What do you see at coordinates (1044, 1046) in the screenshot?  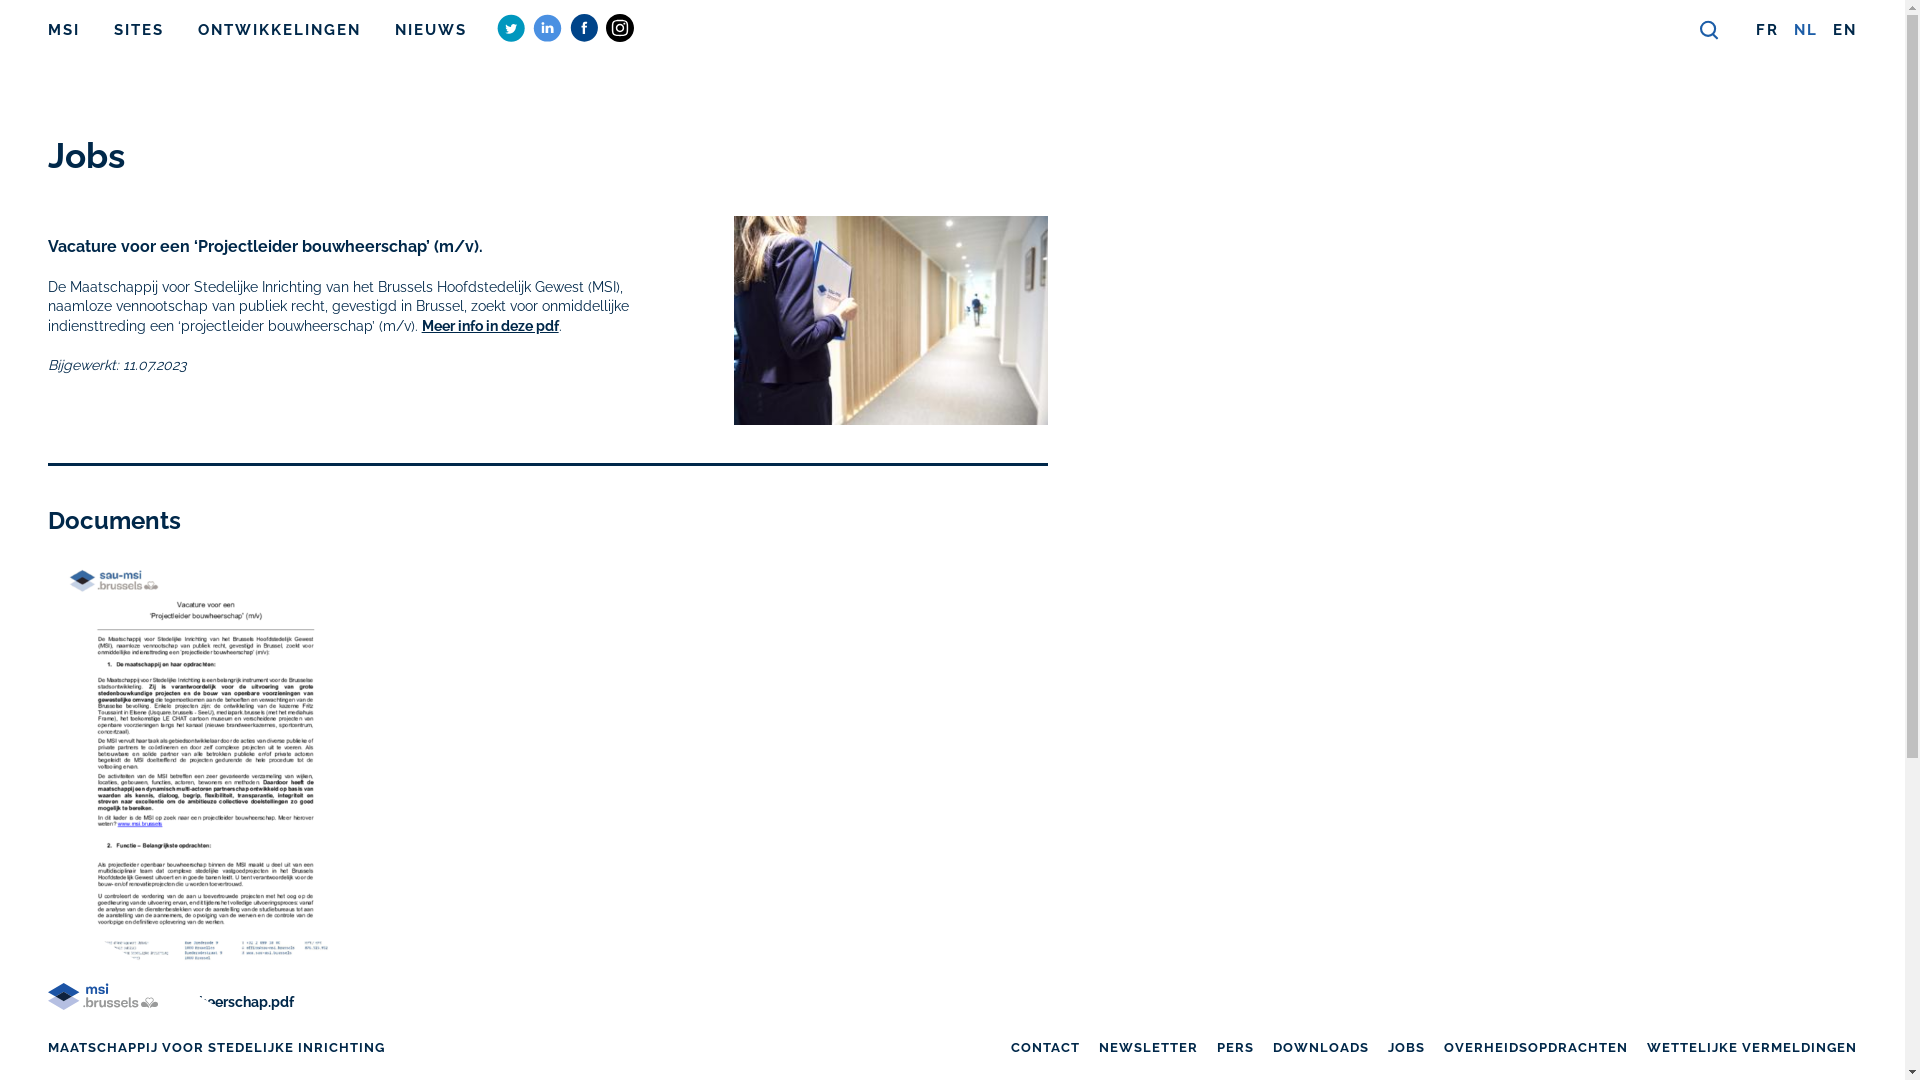 I see `'CONTACT'` at bounding box center [1044, 1046].